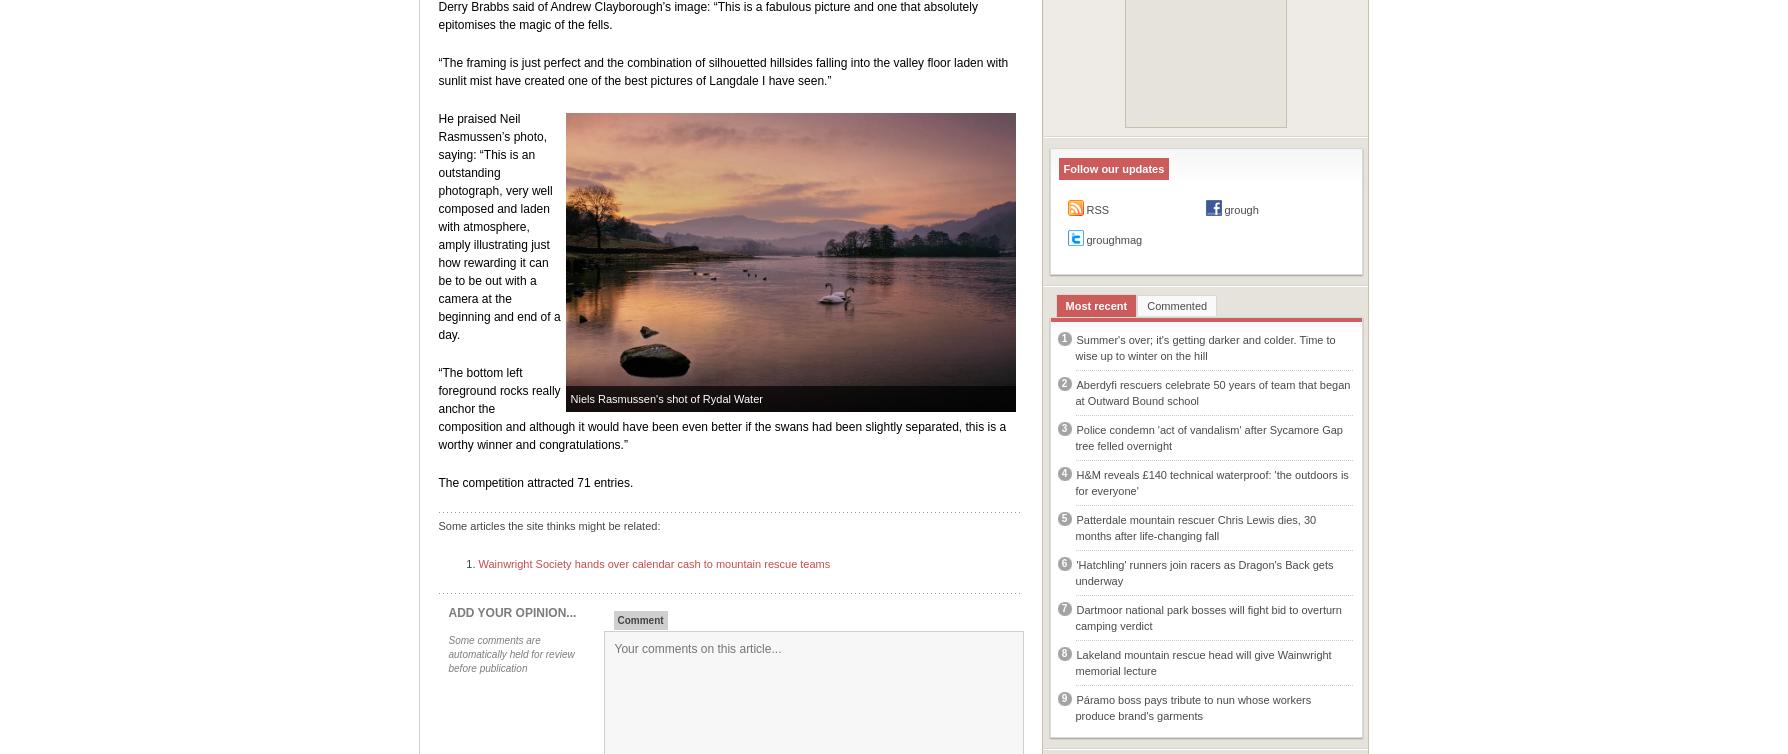  What do you see at coordinates (722, 72) in the screenshot?
I see `'“The framing is just perfect and the combination of silhouetted hillsides falling into the valley floor laden with sunlit mist have created one of the best pictures of Langdale I have seen.”'` at bounding box center [722, 72].